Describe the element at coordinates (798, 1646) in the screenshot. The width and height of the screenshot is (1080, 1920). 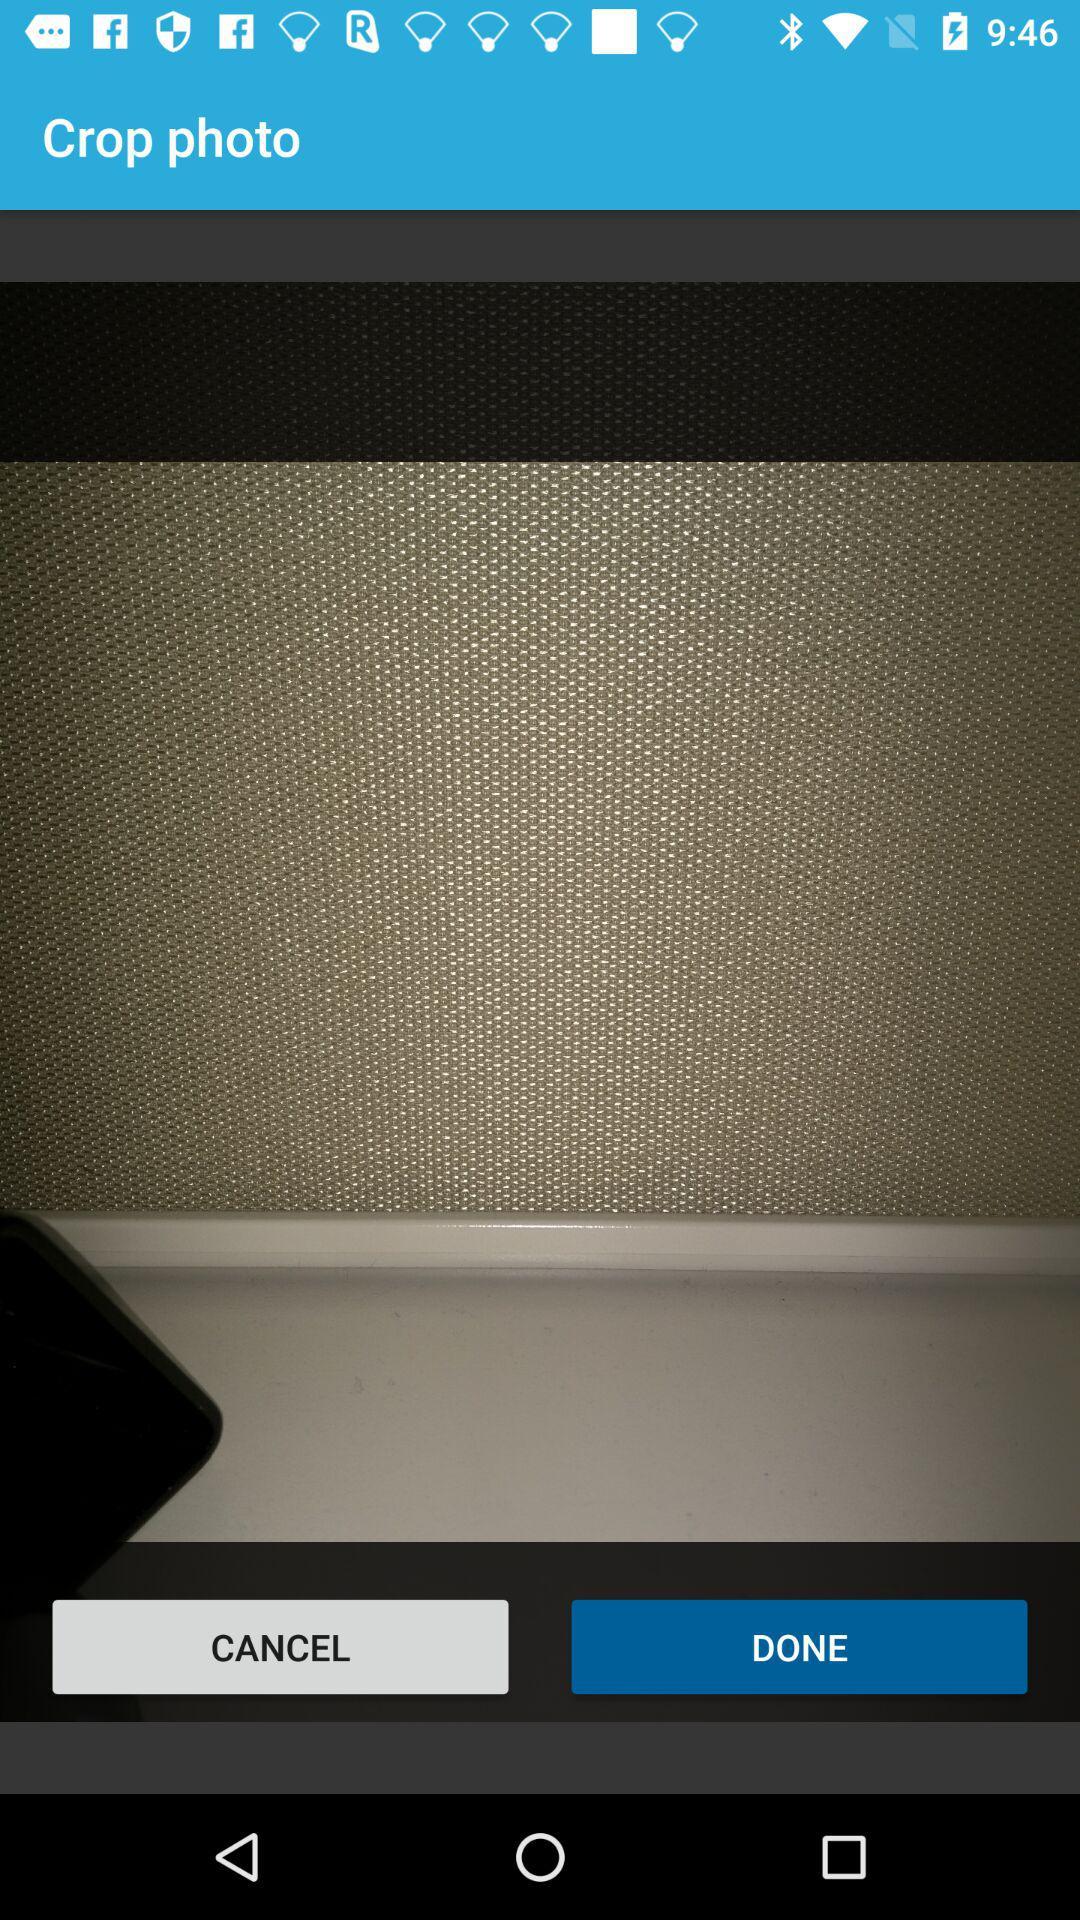
I see `the done at the bottom right corner` at that location.